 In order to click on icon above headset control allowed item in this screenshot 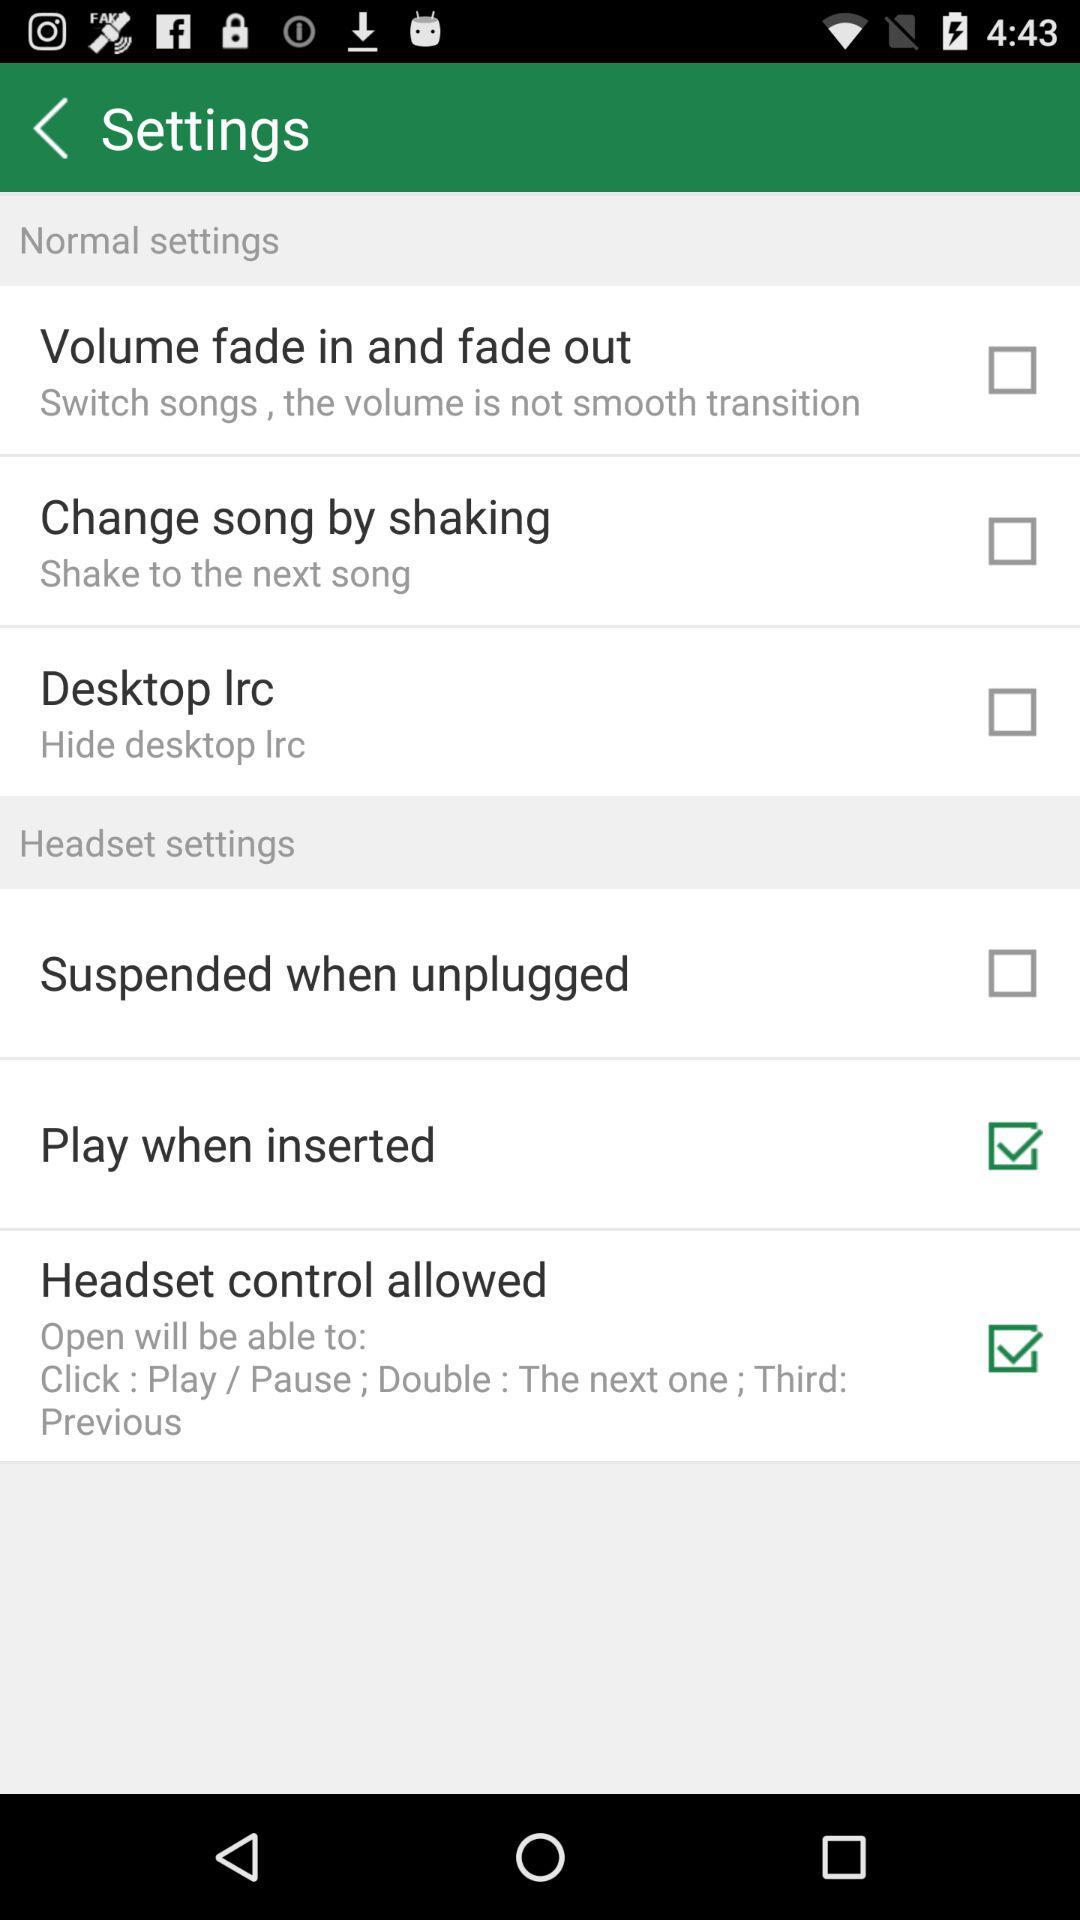, I will do `click(237, 1143)`.